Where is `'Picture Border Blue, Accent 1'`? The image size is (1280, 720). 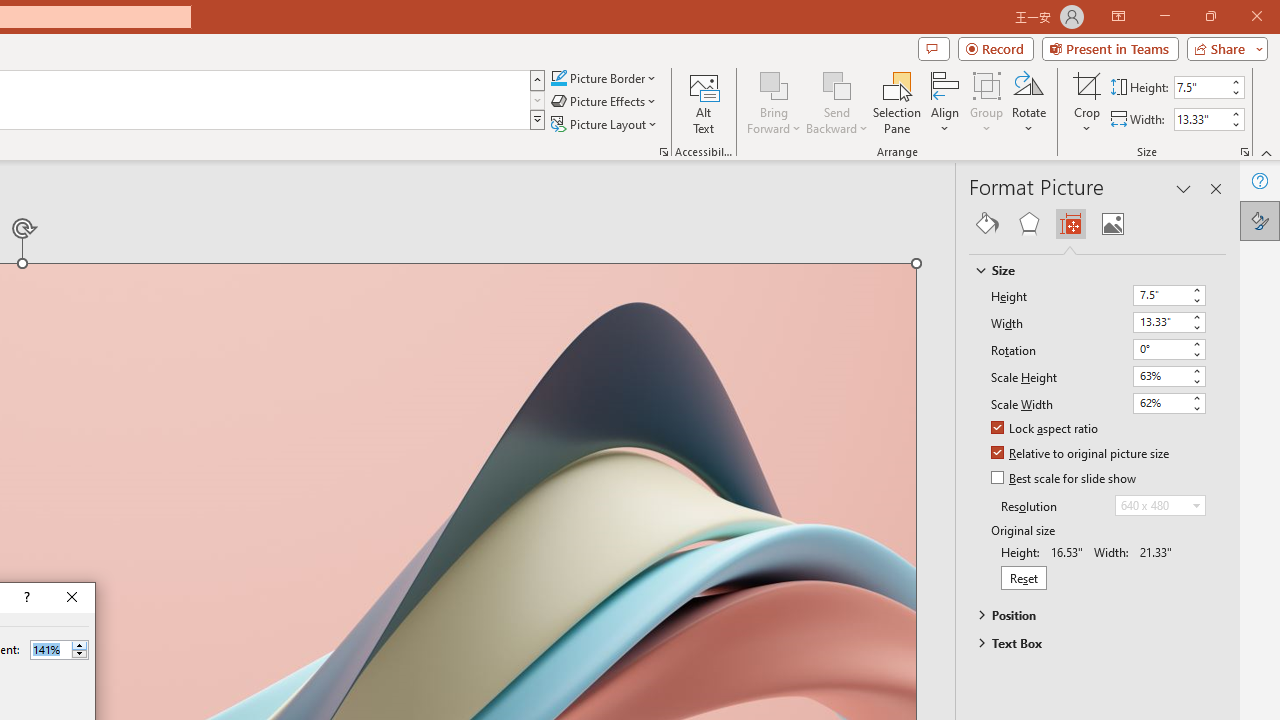
'Picture Border Blue, Accent 1' is located at coordinates (558, 77).